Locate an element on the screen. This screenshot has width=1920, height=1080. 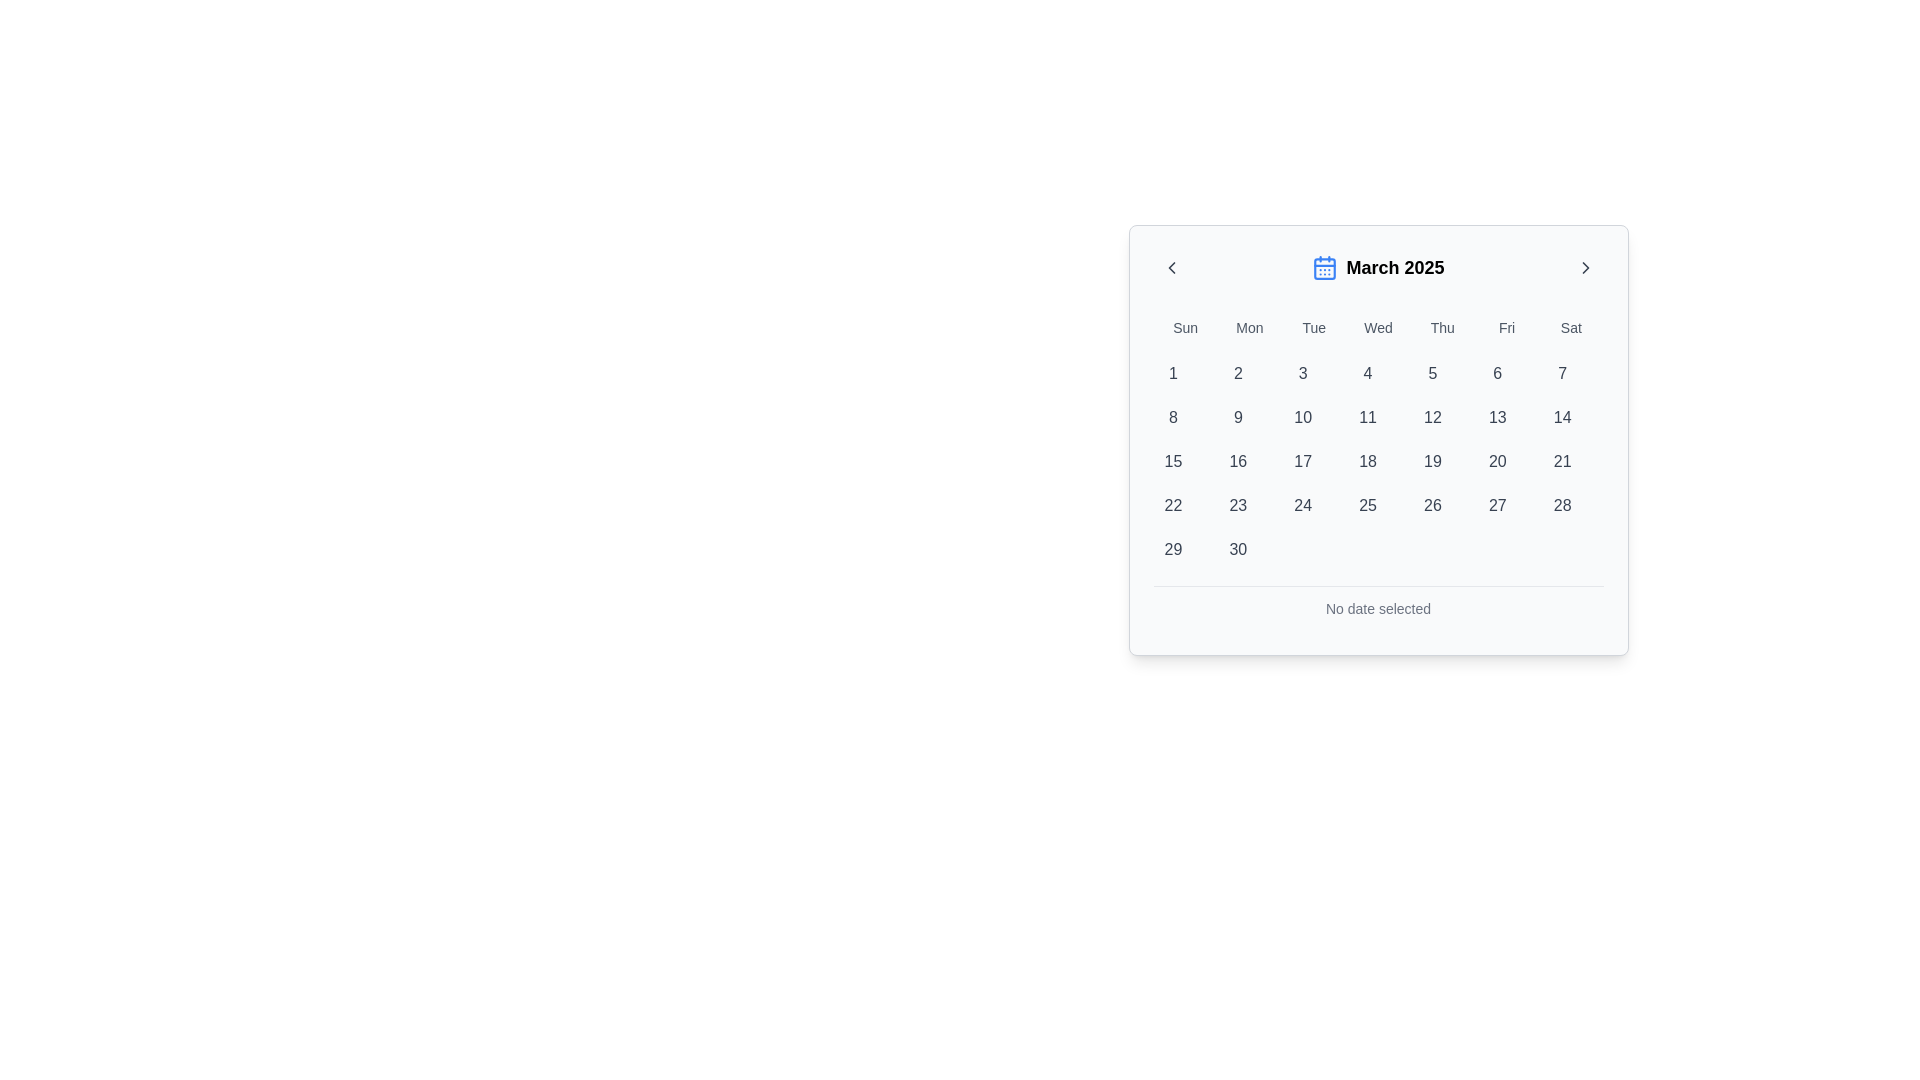
the circular button labeled '7' is located at coordinates (1561, 374).